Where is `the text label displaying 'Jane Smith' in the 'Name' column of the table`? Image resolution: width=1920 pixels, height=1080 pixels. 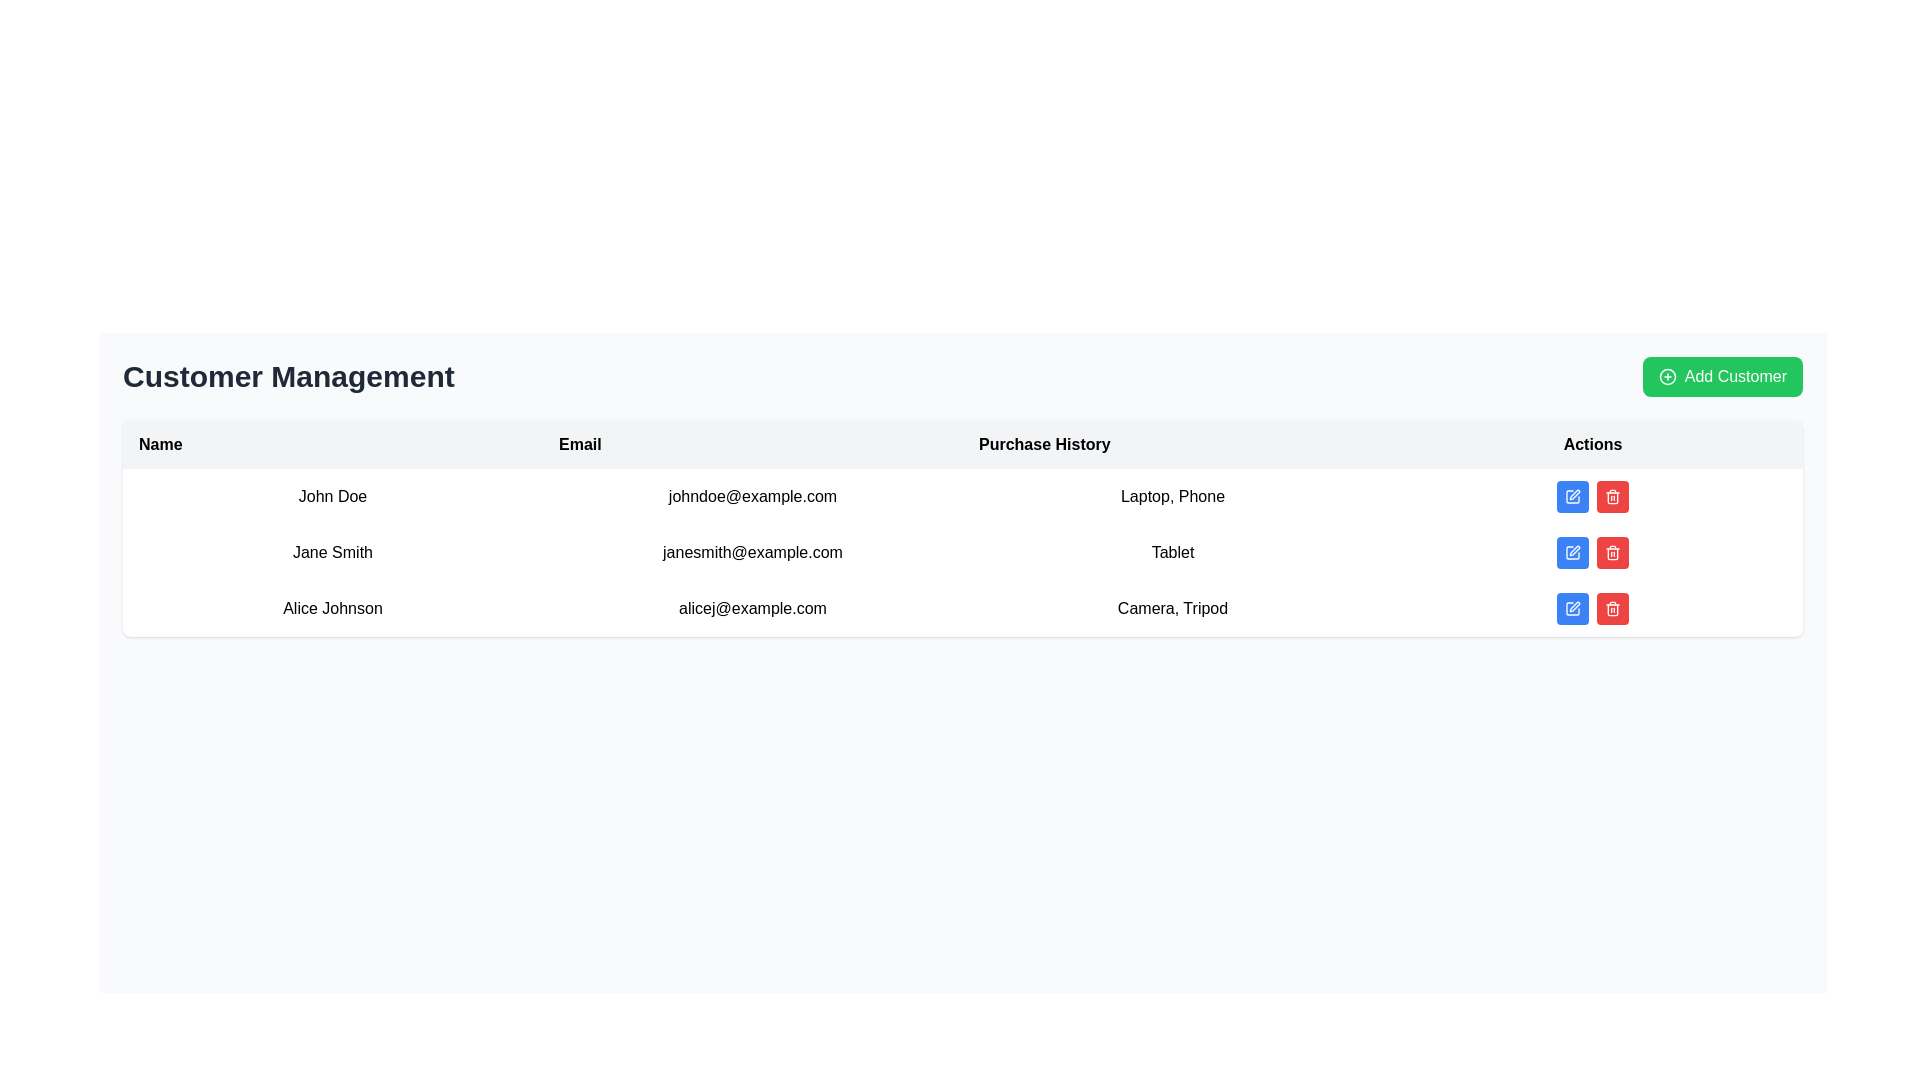
the text label displaying 'Jane Smith' in the 'Name' column of the table is located at coordinates (332, 552).